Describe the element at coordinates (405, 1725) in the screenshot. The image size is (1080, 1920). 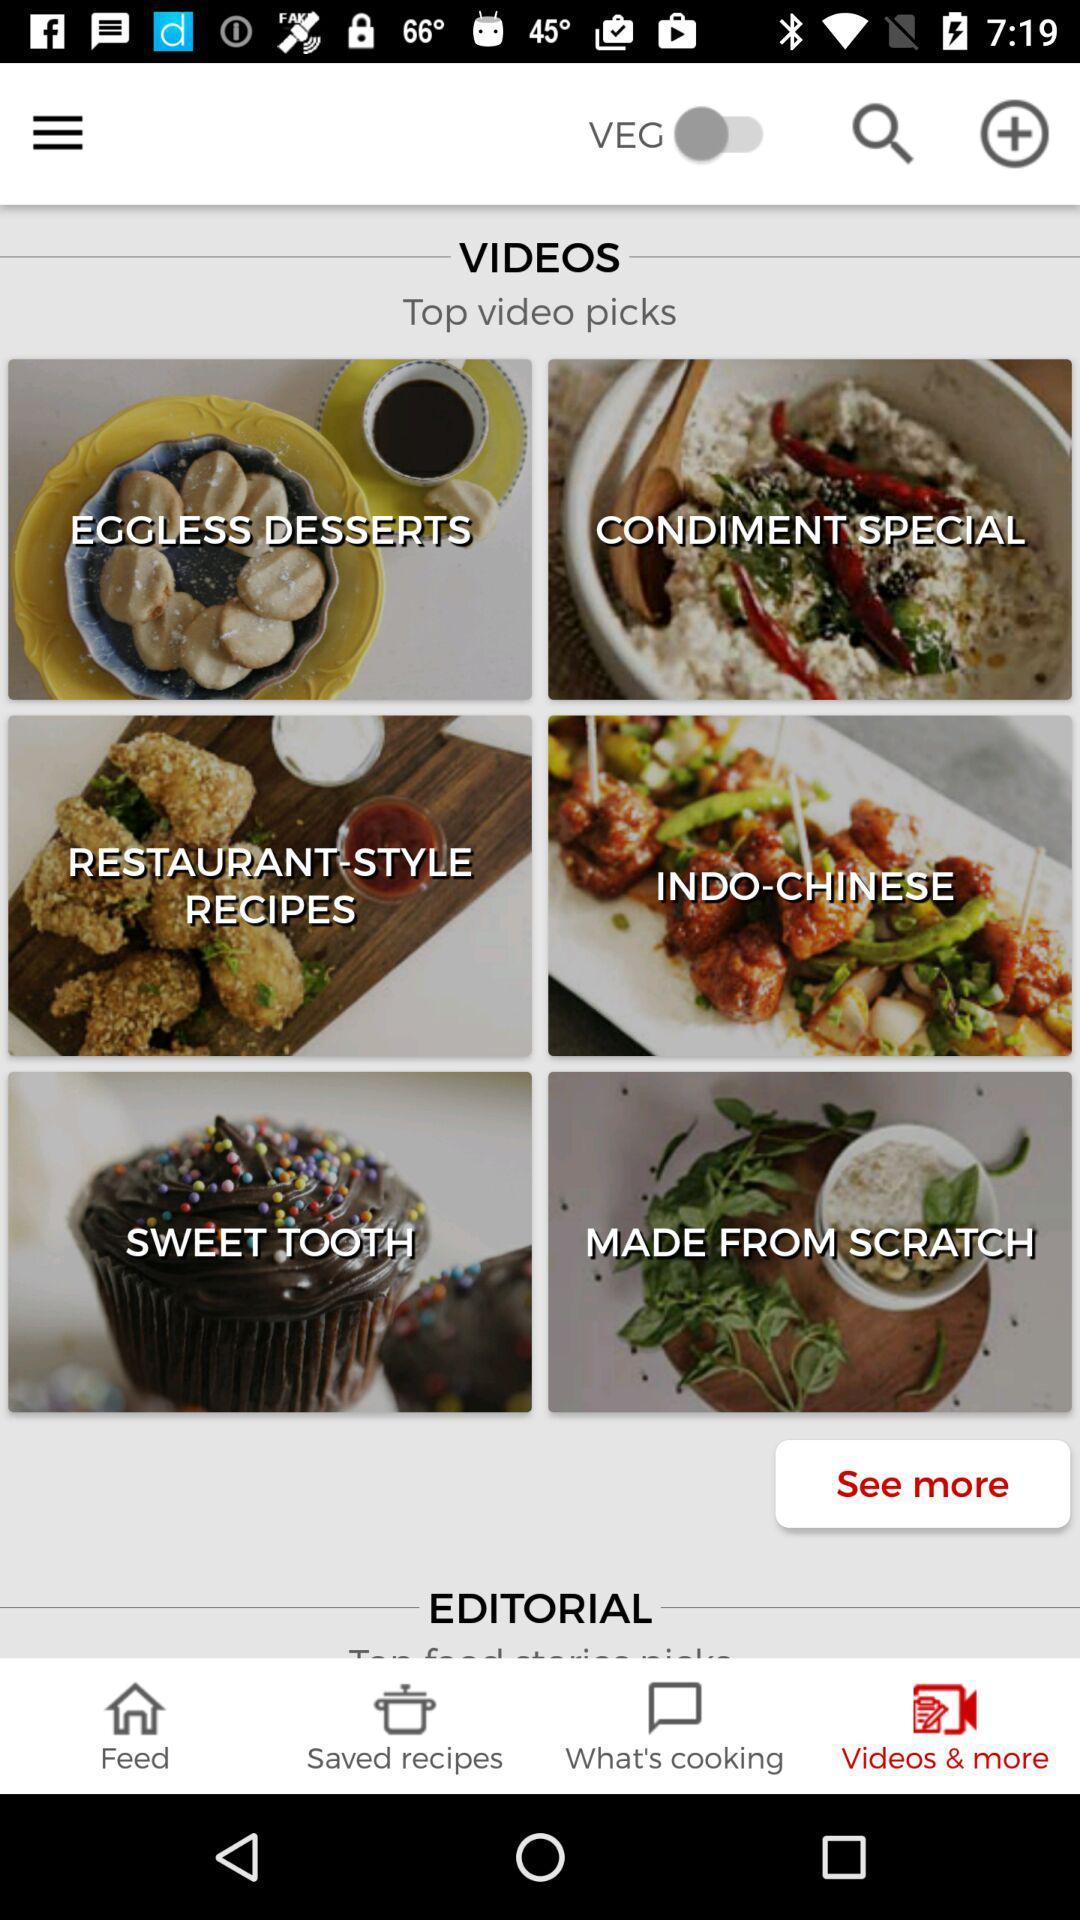
I see `the saved recipes icon` at that location.